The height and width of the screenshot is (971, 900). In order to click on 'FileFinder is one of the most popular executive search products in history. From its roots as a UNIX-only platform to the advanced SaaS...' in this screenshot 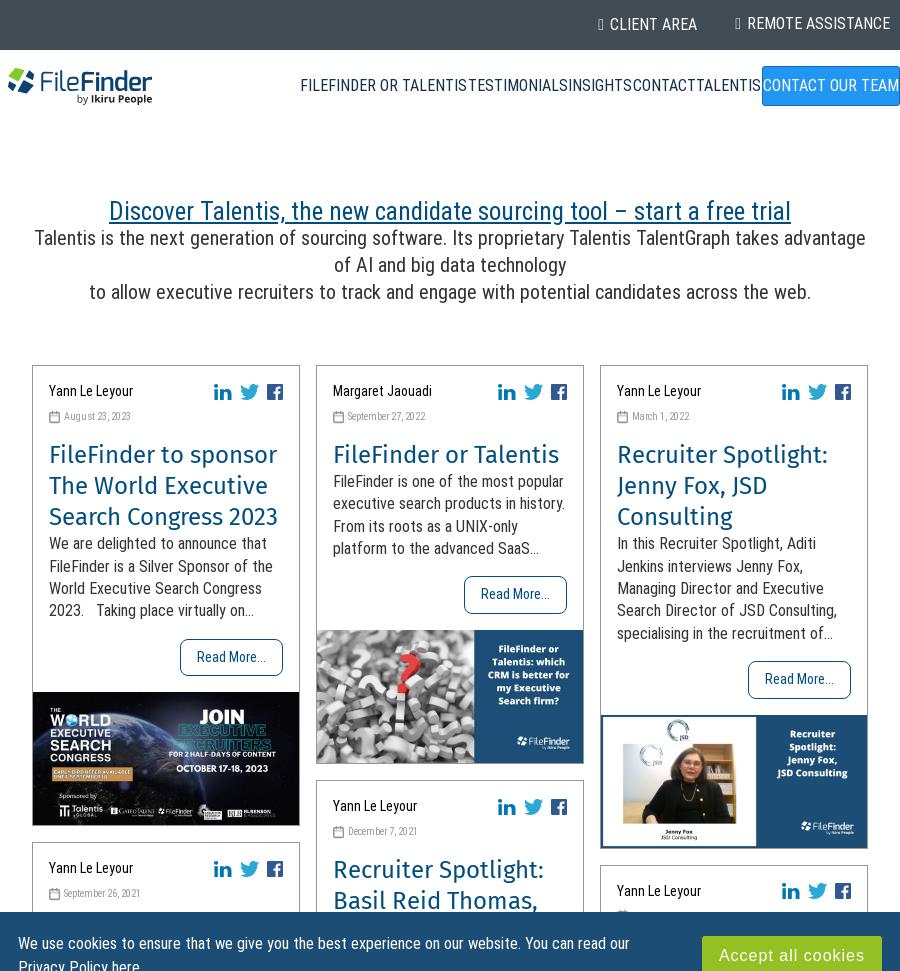, I will do `click(449, 513)`.